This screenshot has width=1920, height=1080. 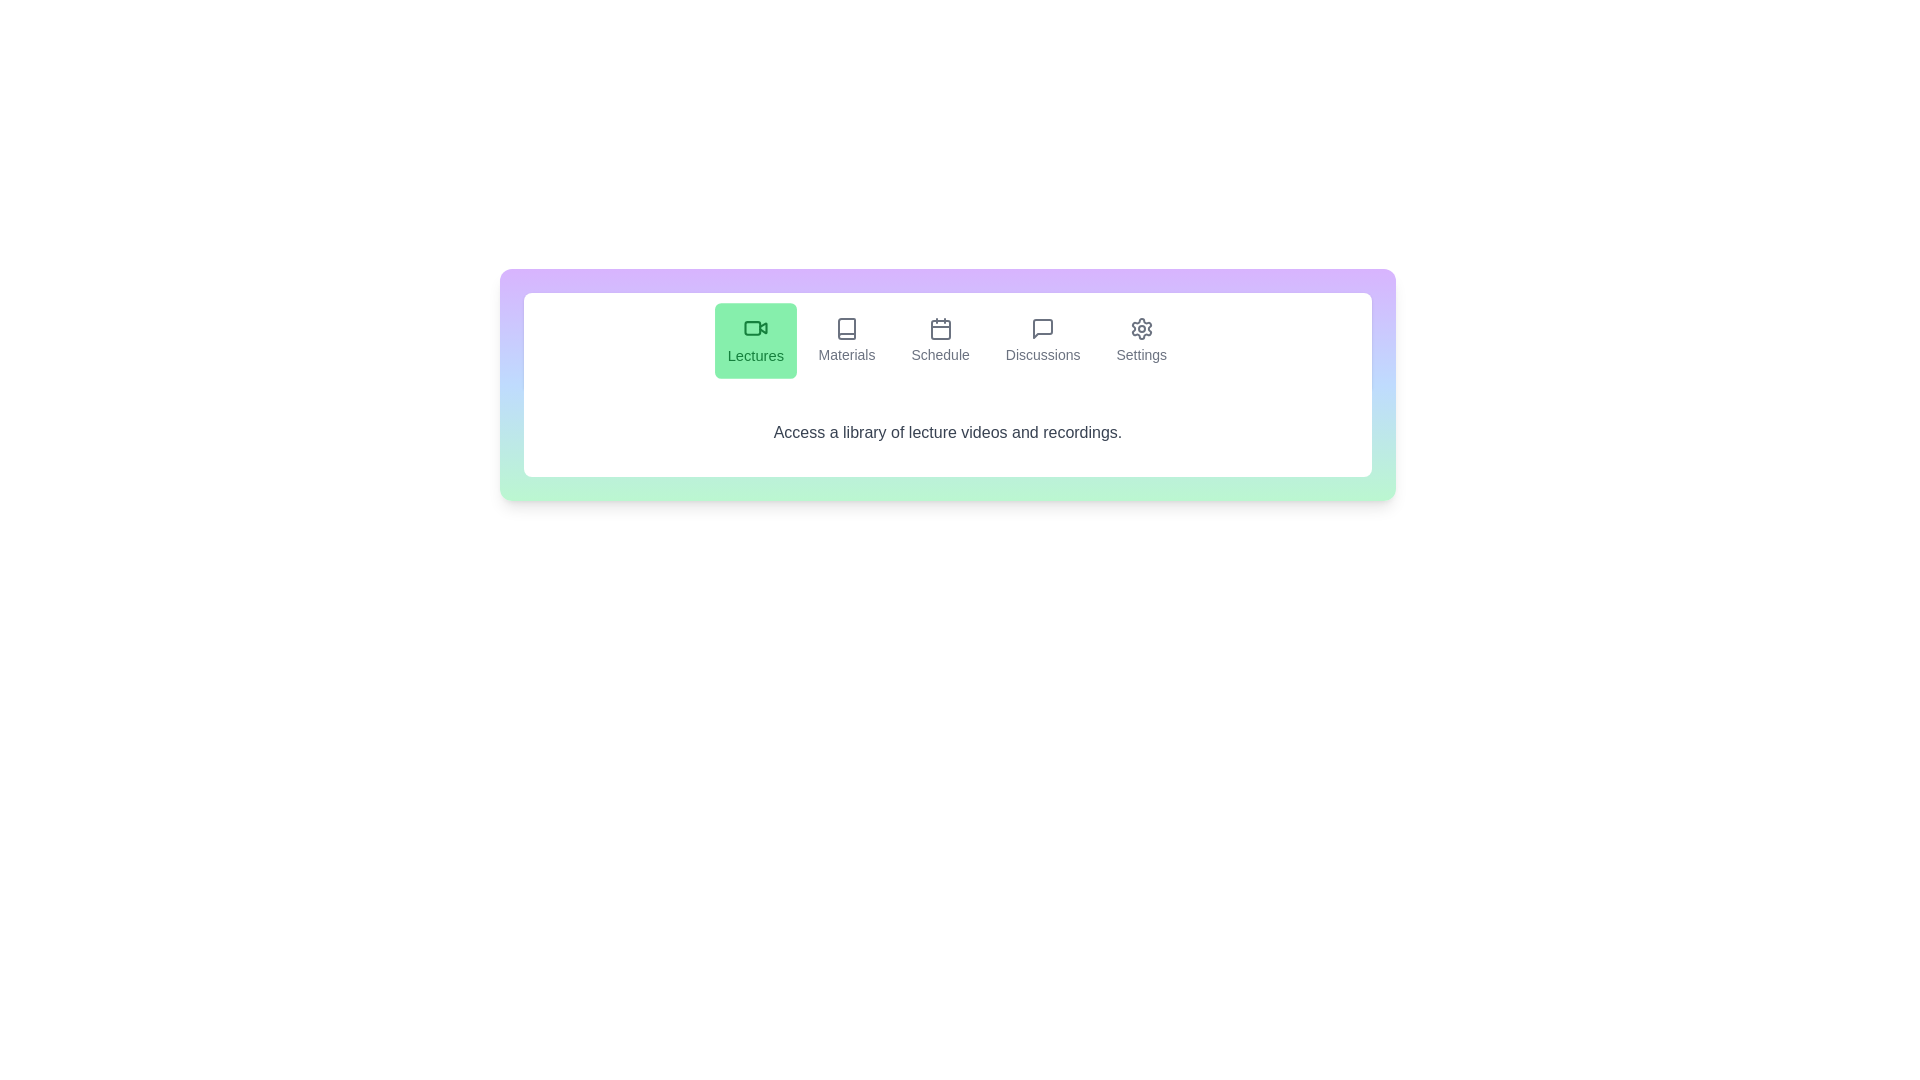 I want to click on the Discussions tab, so click(x=1042, y=339).